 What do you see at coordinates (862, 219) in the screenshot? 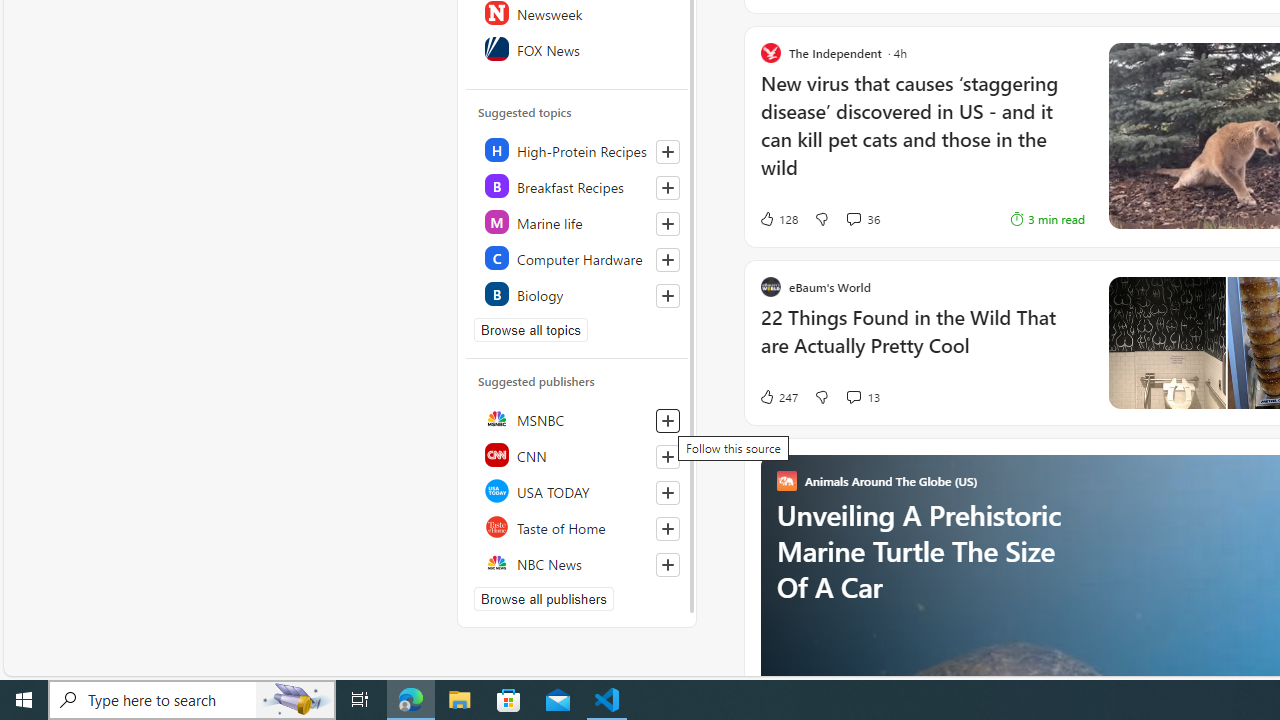
I see `'View comments 36 Comment'` at bounding box center [862, 219].